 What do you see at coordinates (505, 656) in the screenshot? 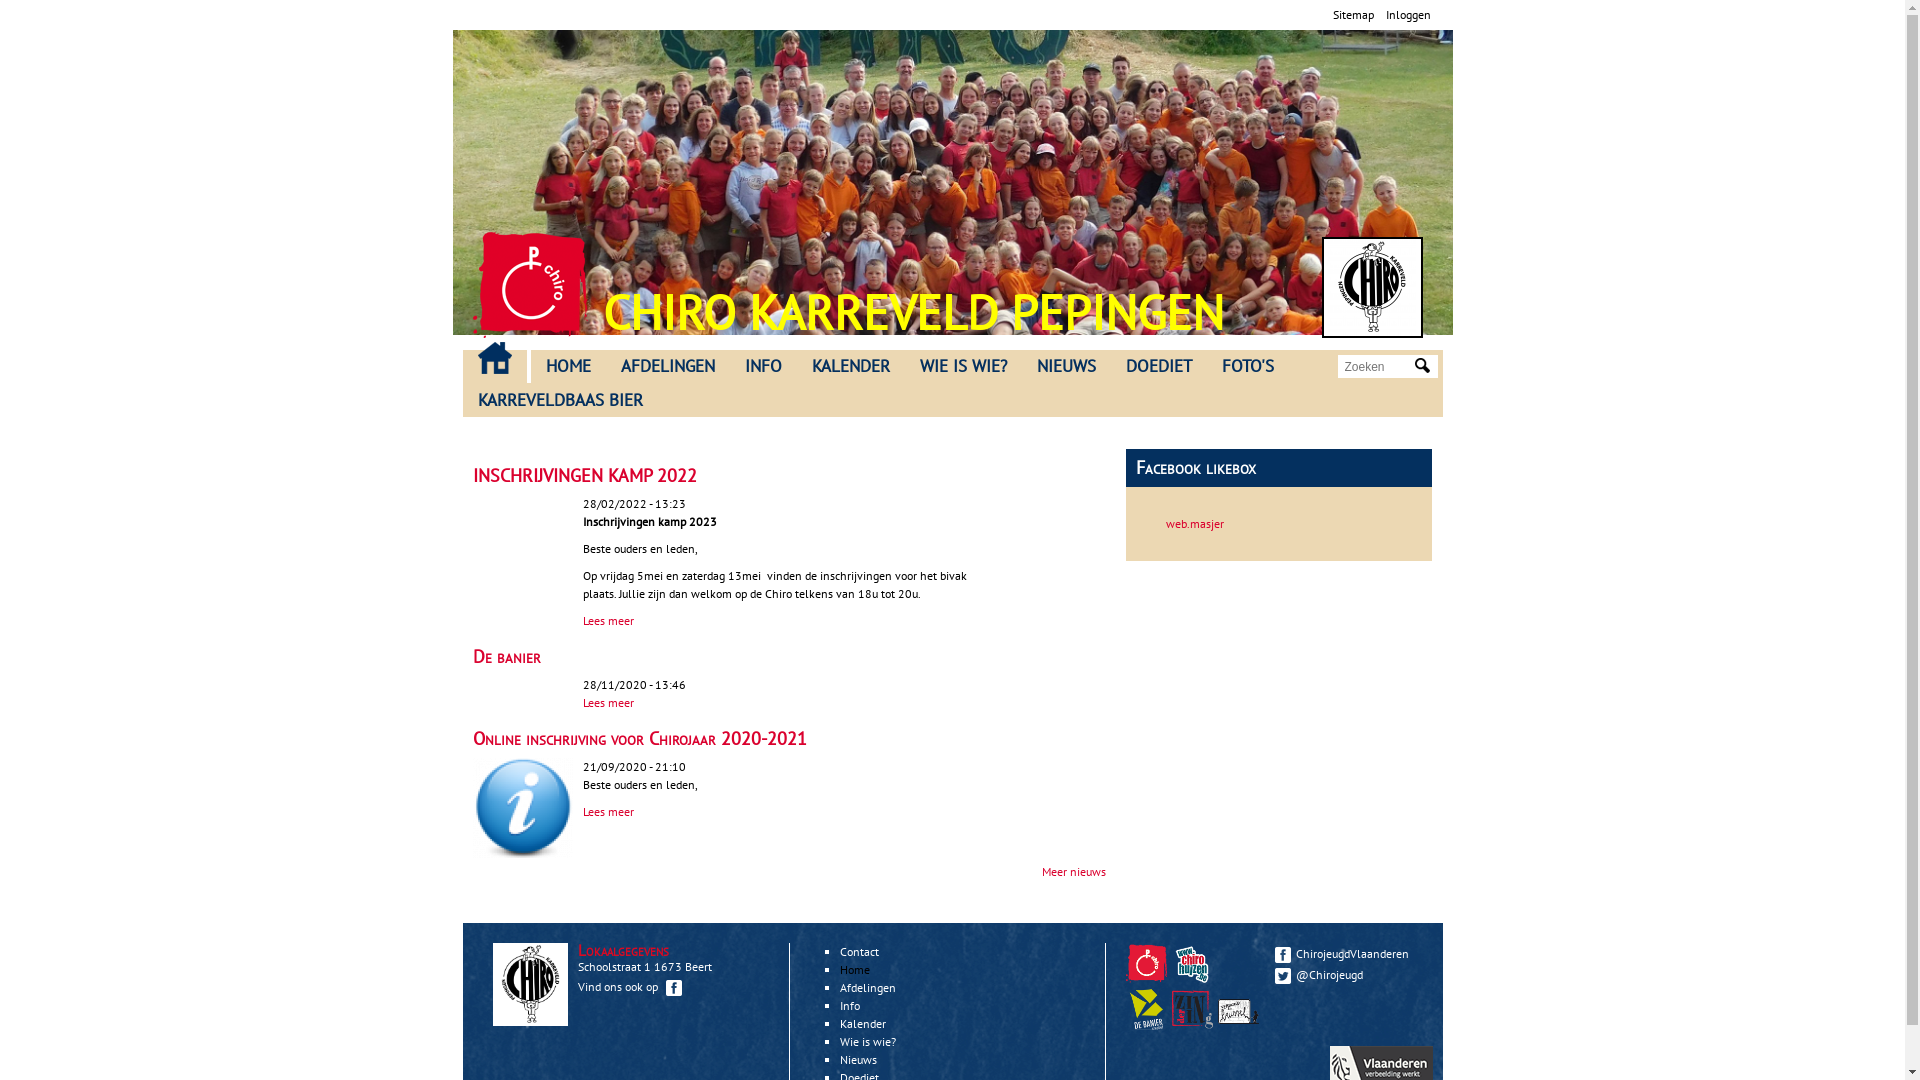
I see `'De banier'` at bounding box center [505, 656].